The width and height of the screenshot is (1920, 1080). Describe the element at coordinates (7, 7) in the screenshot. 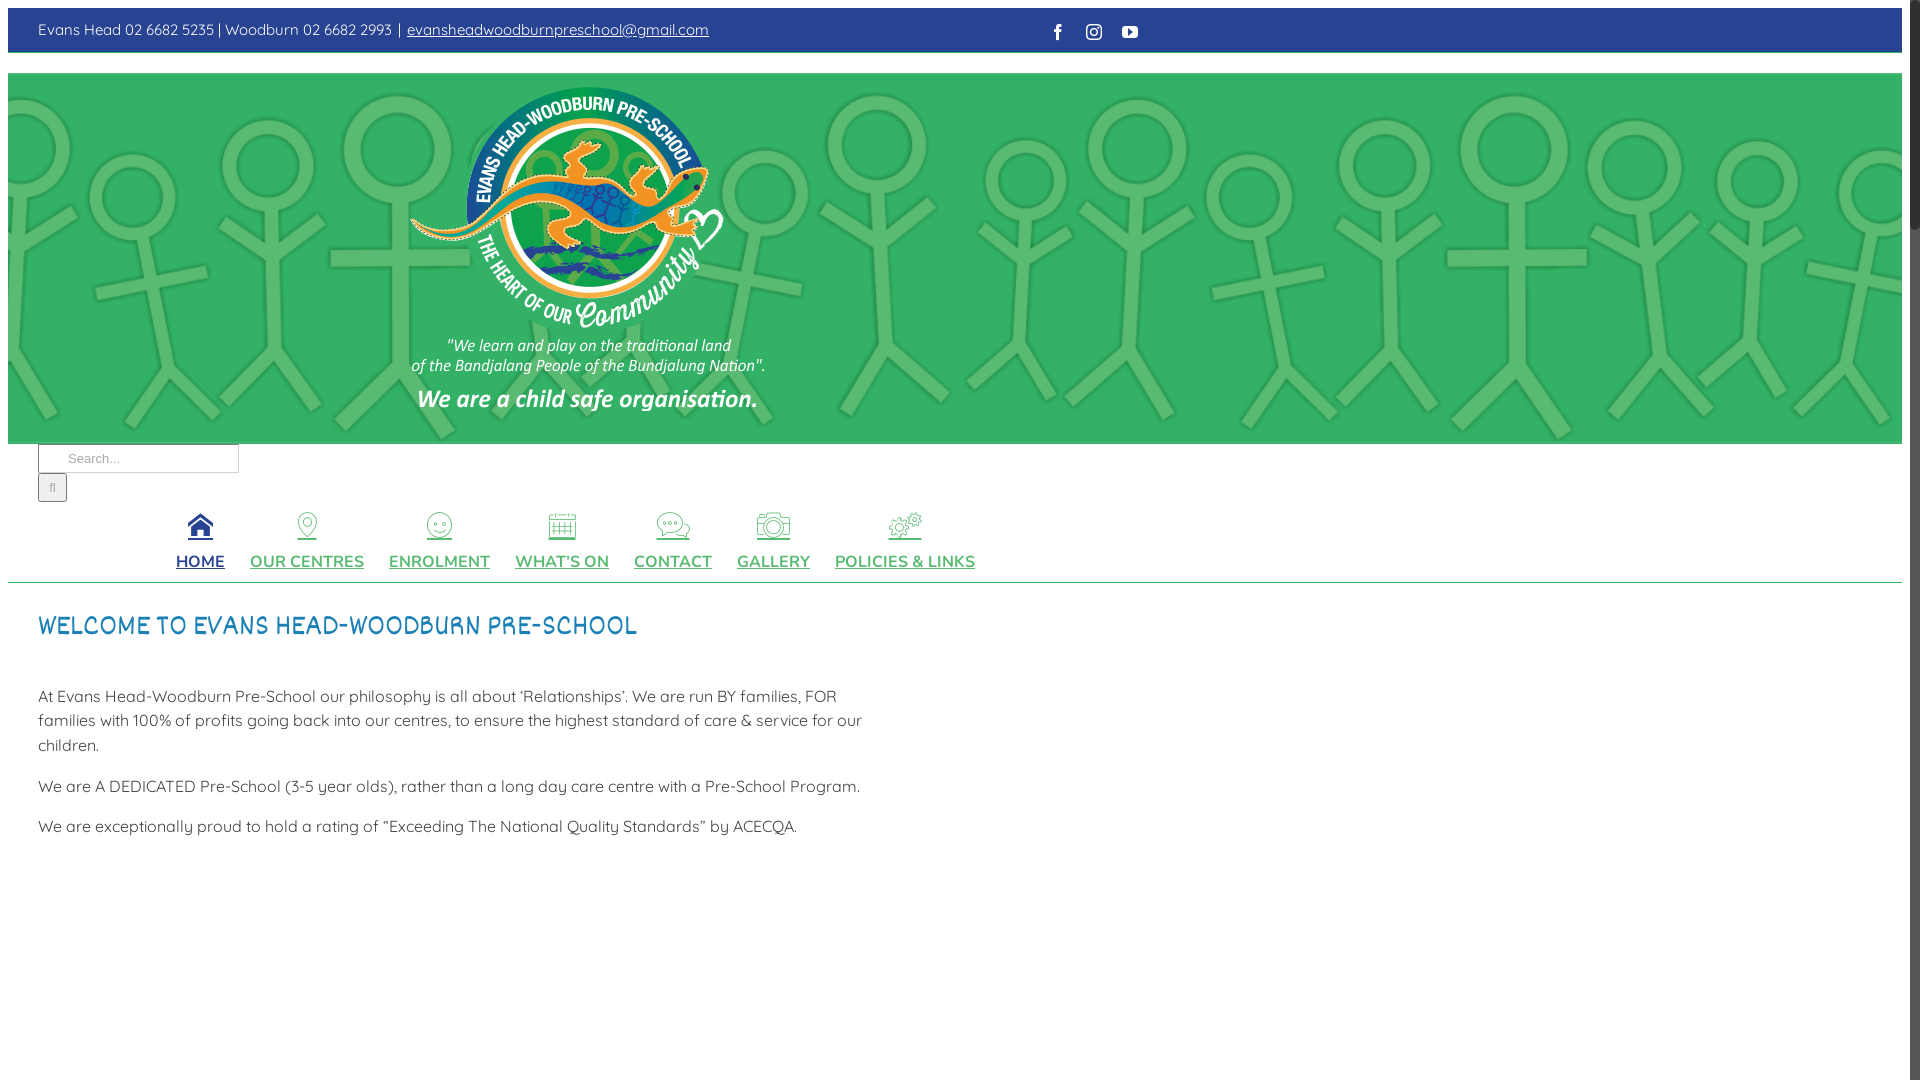

I see `'Skip to content'` at that location.